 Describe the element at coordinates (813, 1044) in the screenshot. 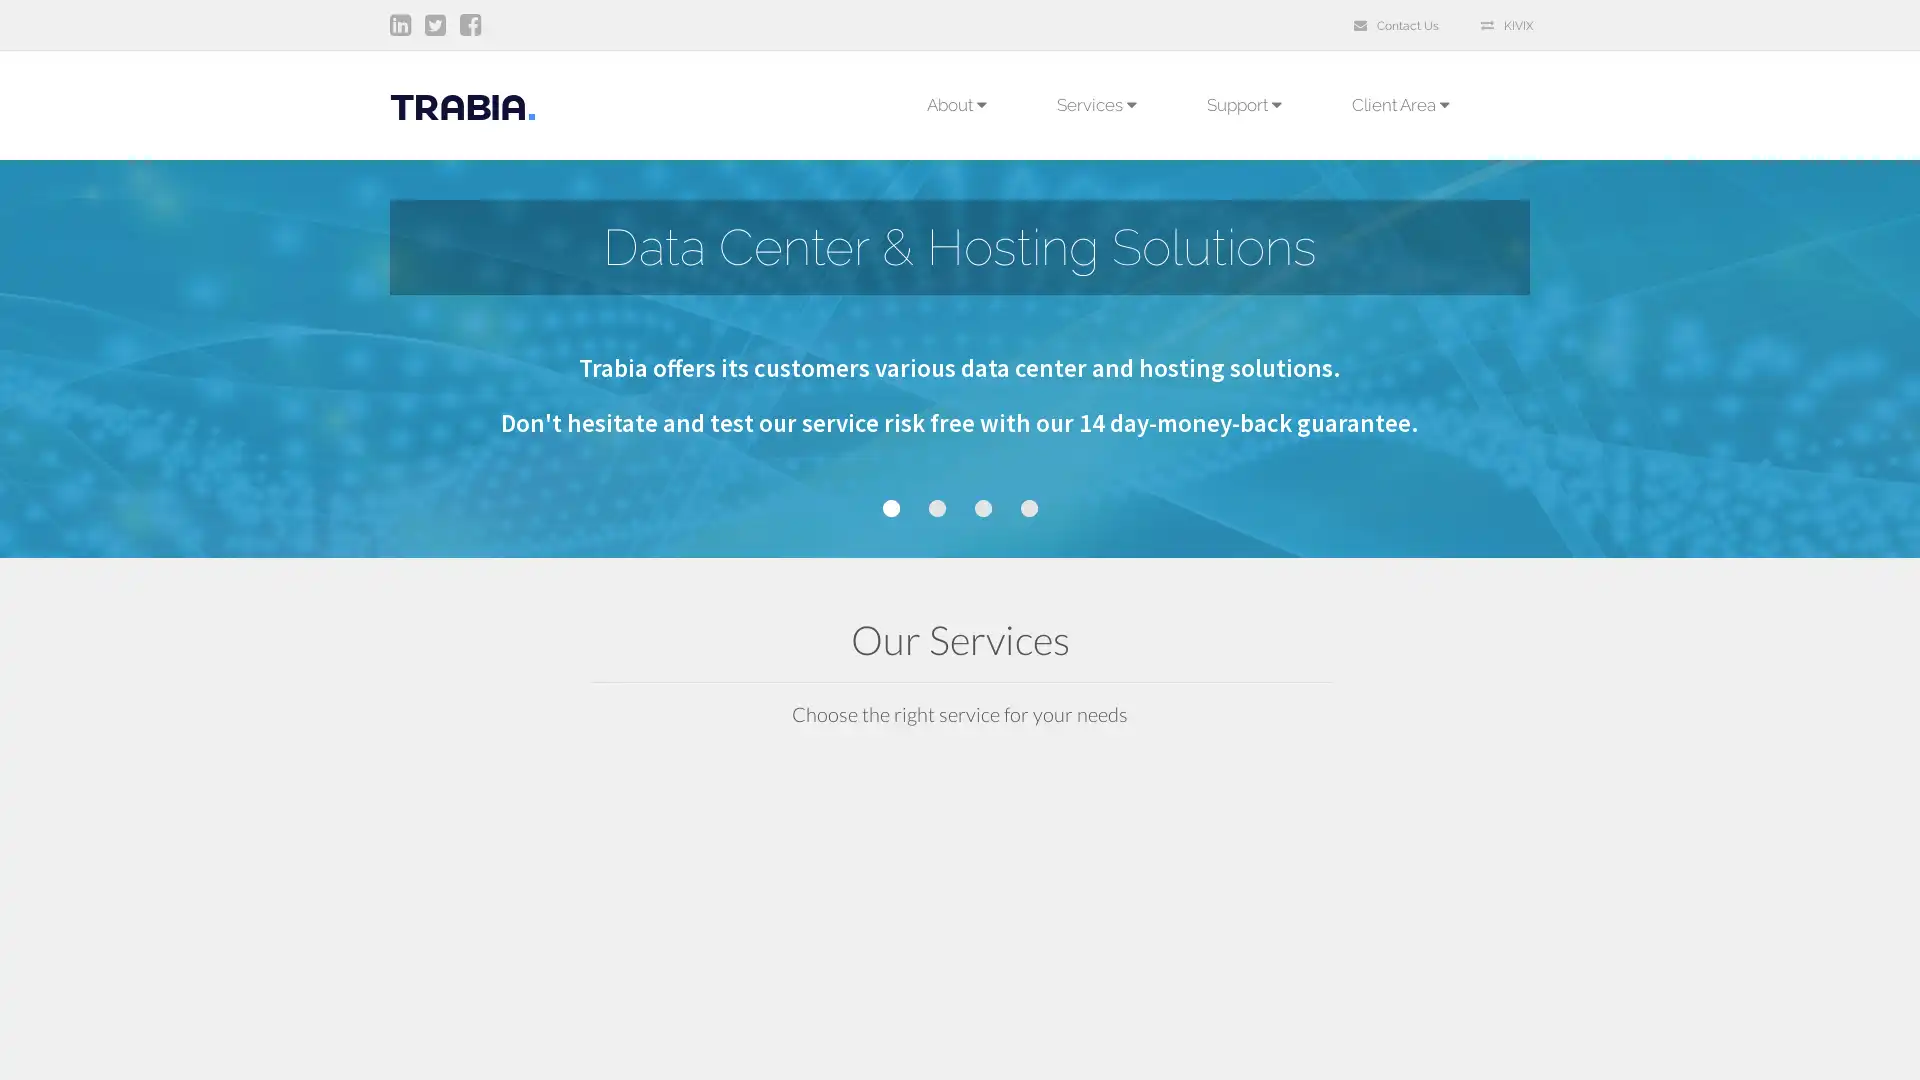

I see `See All` at that location.